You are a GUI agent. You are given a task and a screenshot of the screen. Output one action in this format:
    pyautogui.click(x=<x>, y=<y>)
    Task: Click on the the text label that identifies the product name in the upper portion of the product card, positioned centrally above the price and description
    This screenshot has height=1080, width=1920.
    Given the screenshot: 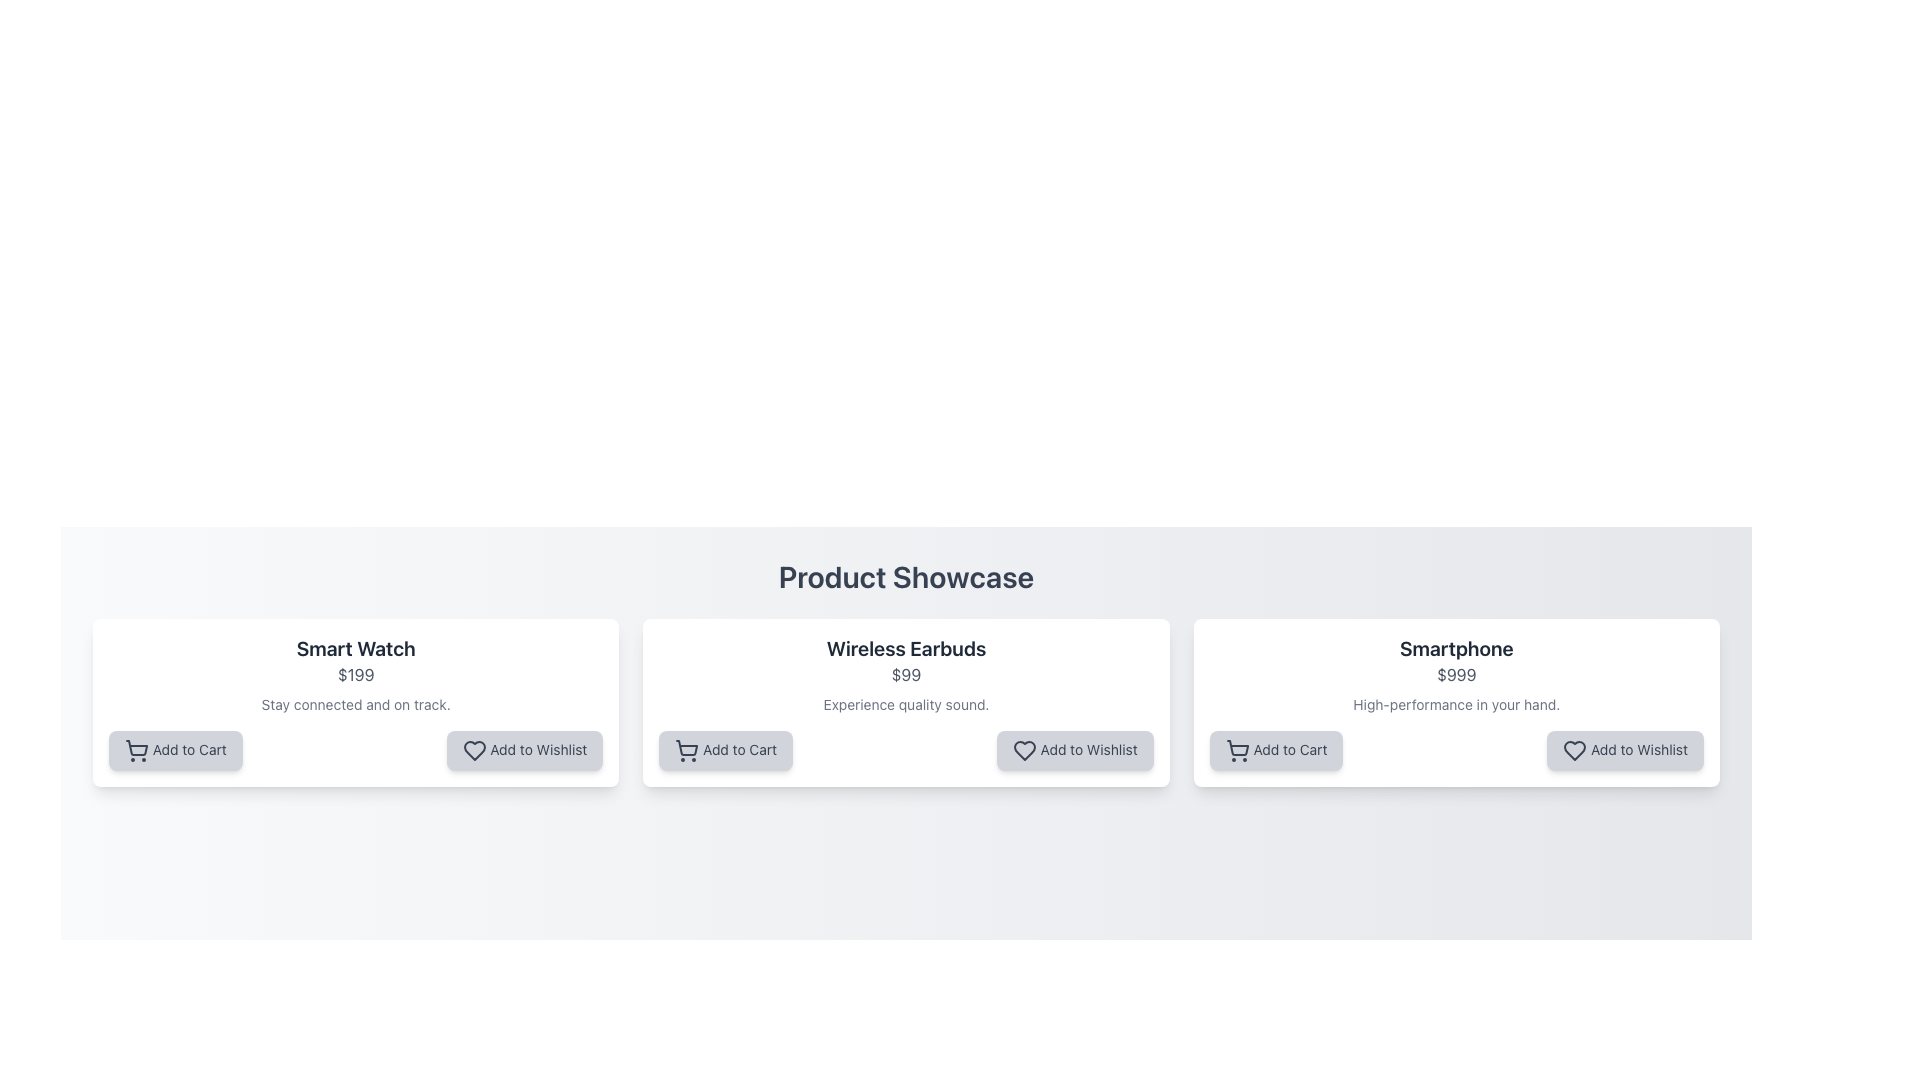 What is the action you would take?
    pyautogui.click(x=356, y=648)
    